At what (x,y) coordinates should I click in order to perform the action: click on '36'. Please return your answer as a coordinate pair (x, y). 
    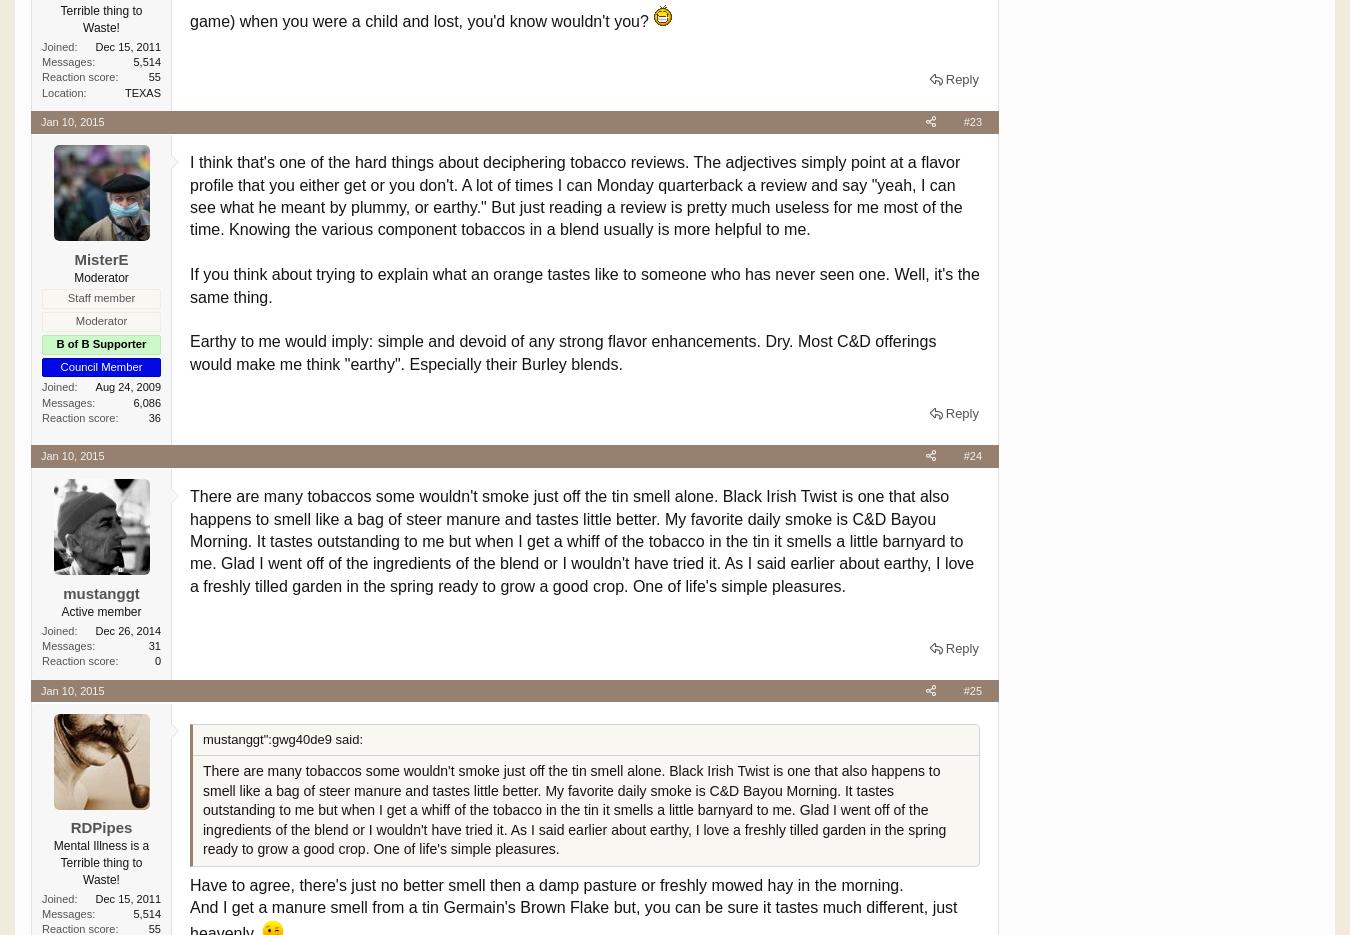
    Looking at the image, I should click on (154, 418).